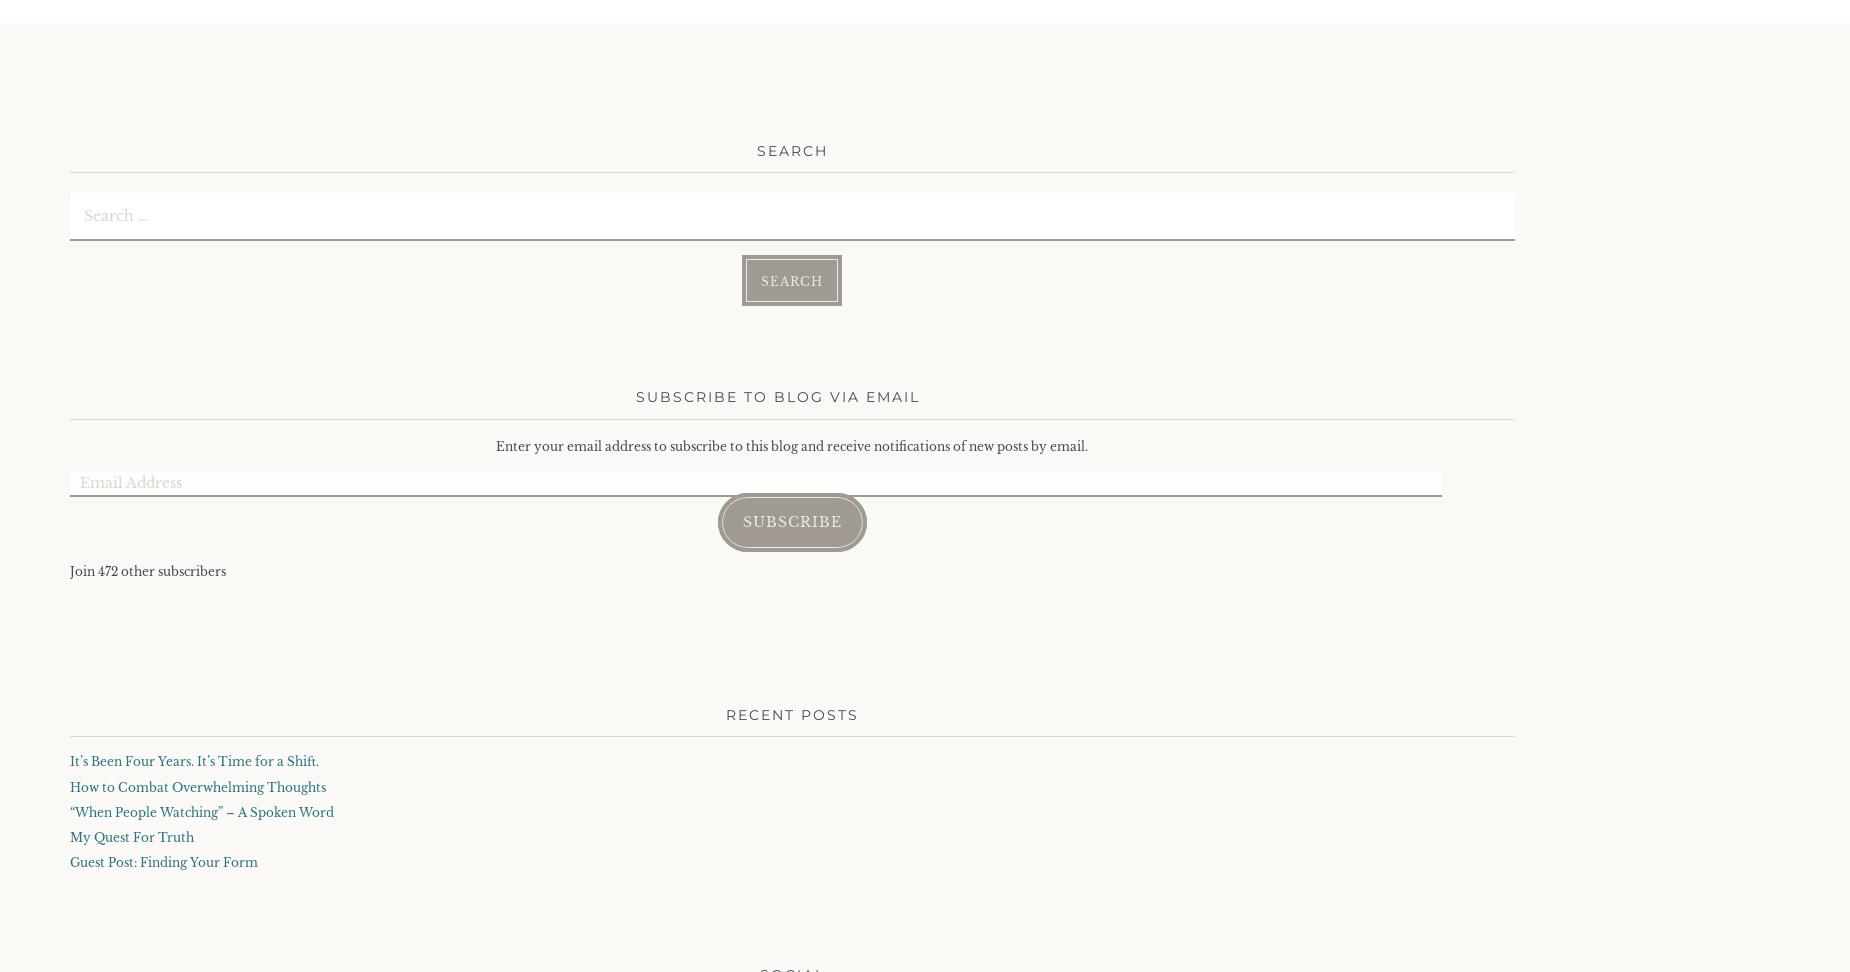  Describe the element at coordinates (791, 522) in the screenshot. I see `'Subscribe'` at that location.